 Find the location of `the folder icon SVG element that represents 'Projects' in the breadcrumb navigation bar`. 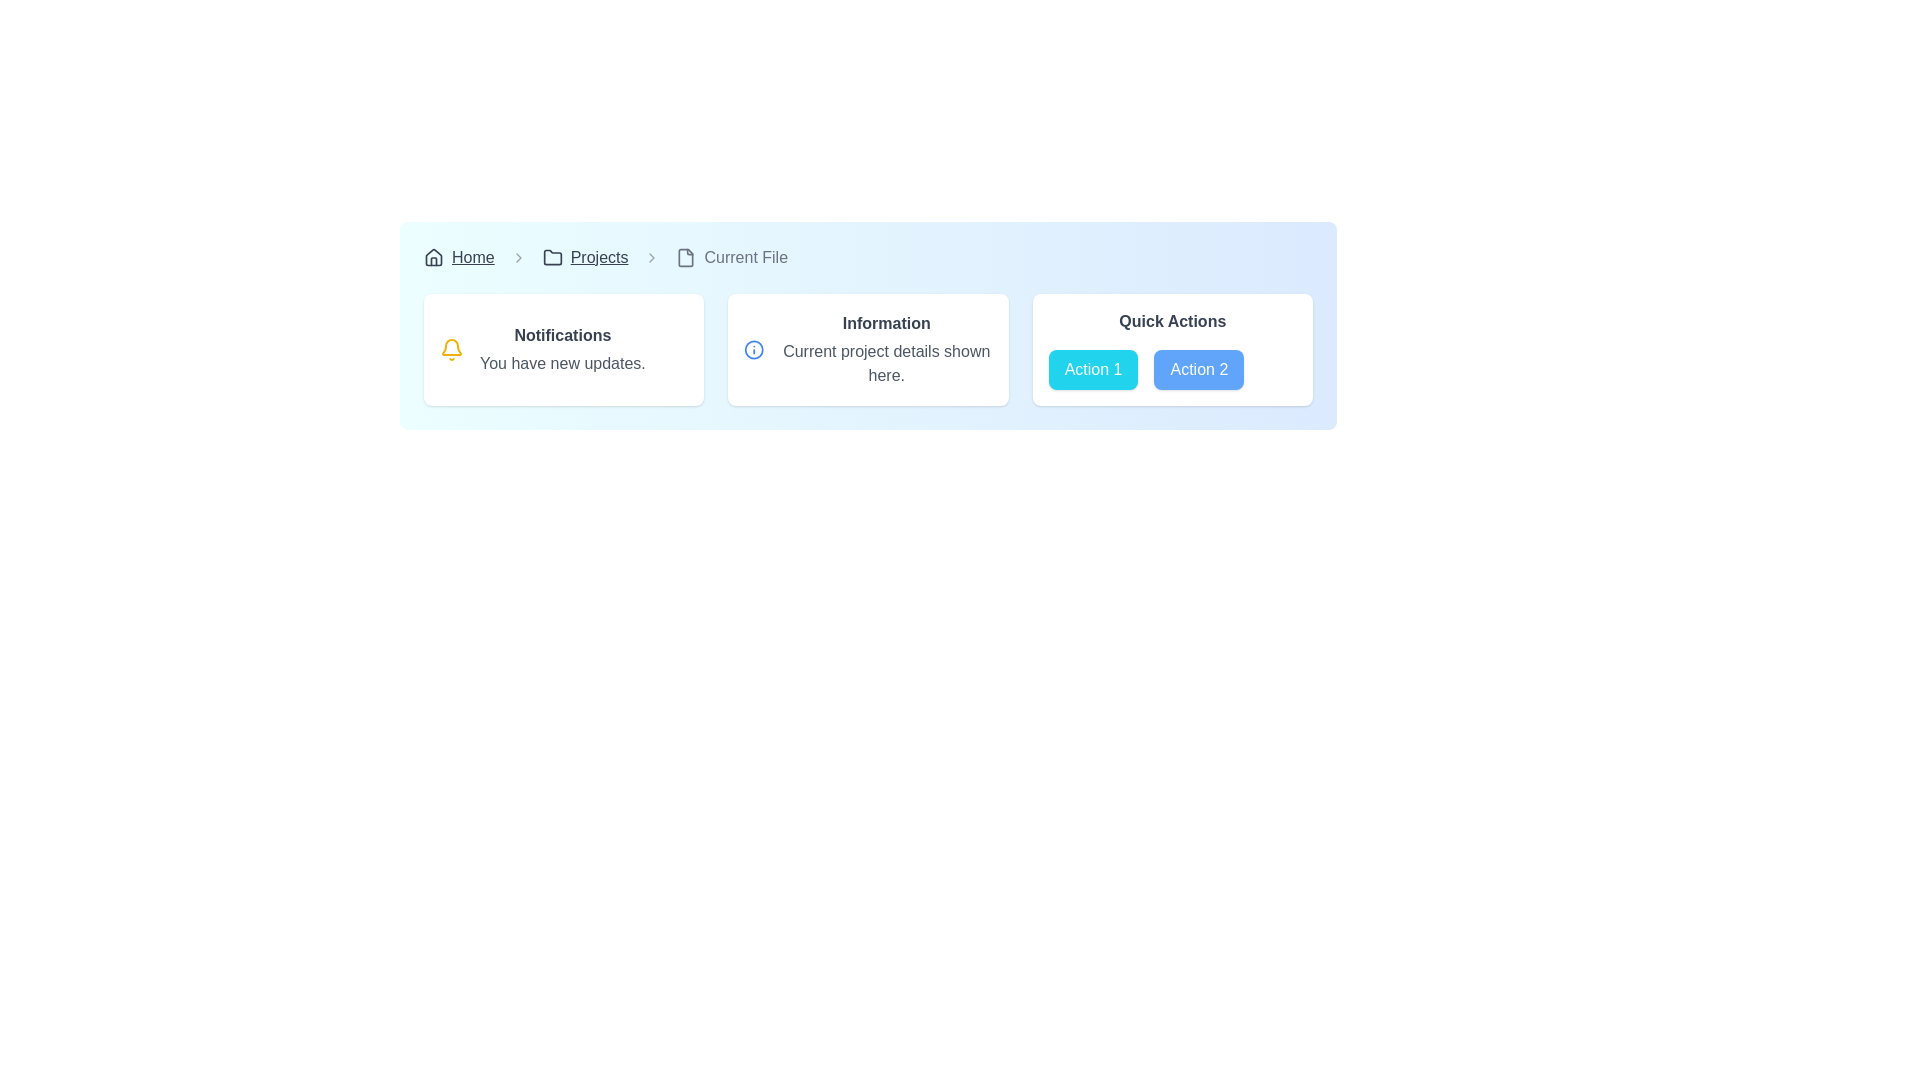

the folder icon SVG element that represents 'Projects' in the breadcrumb navigation bar is located at coordinates (552, 257).